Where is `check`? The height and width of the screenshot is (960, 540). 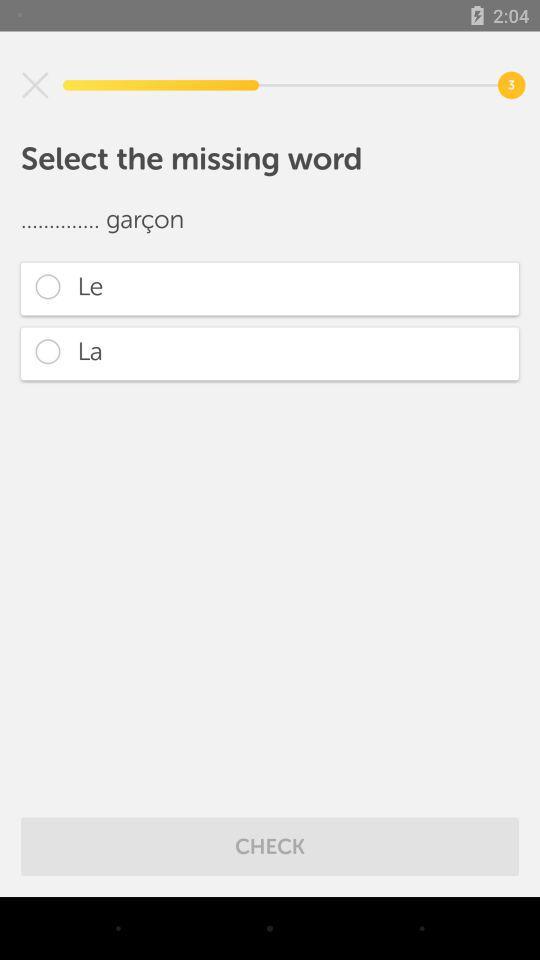
check is located at coordinates (270, 845).